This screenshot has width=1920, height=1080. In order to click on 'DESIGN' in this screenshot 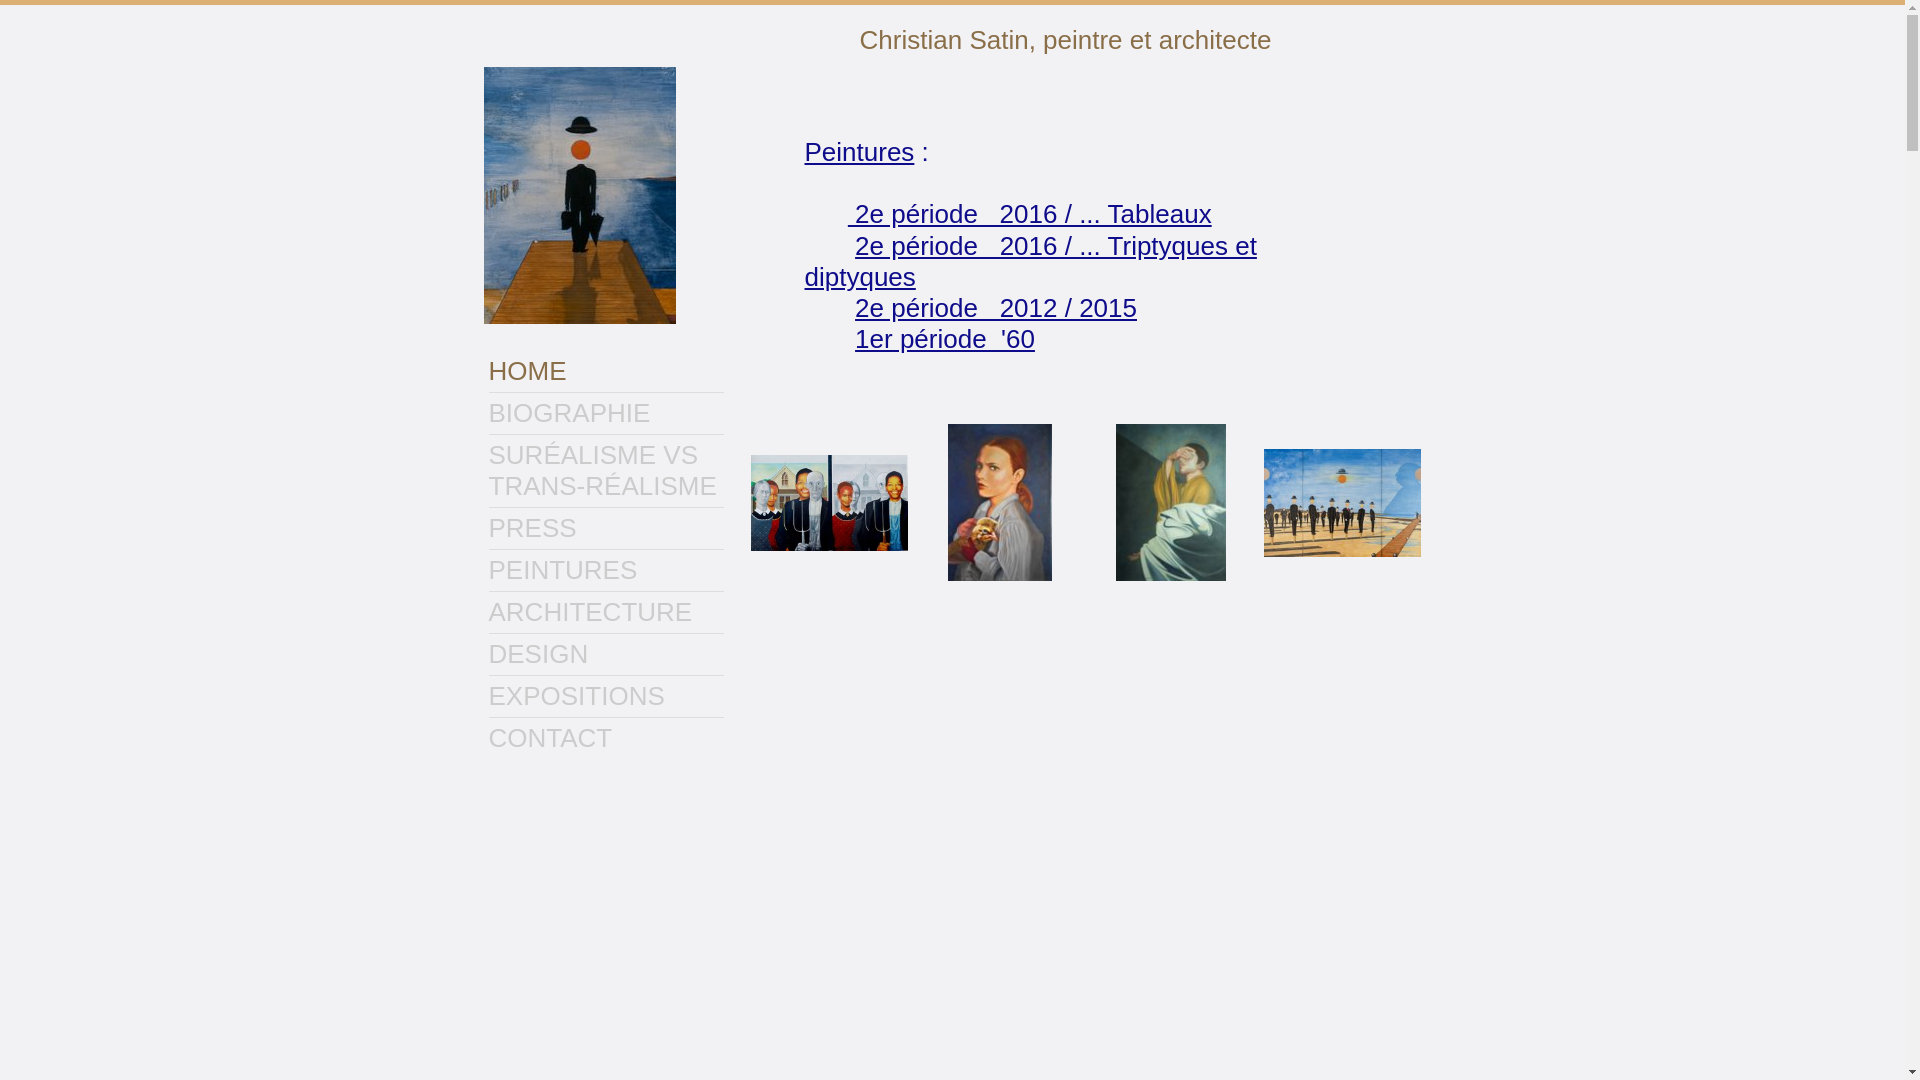, I will do `click(488, 654)`.